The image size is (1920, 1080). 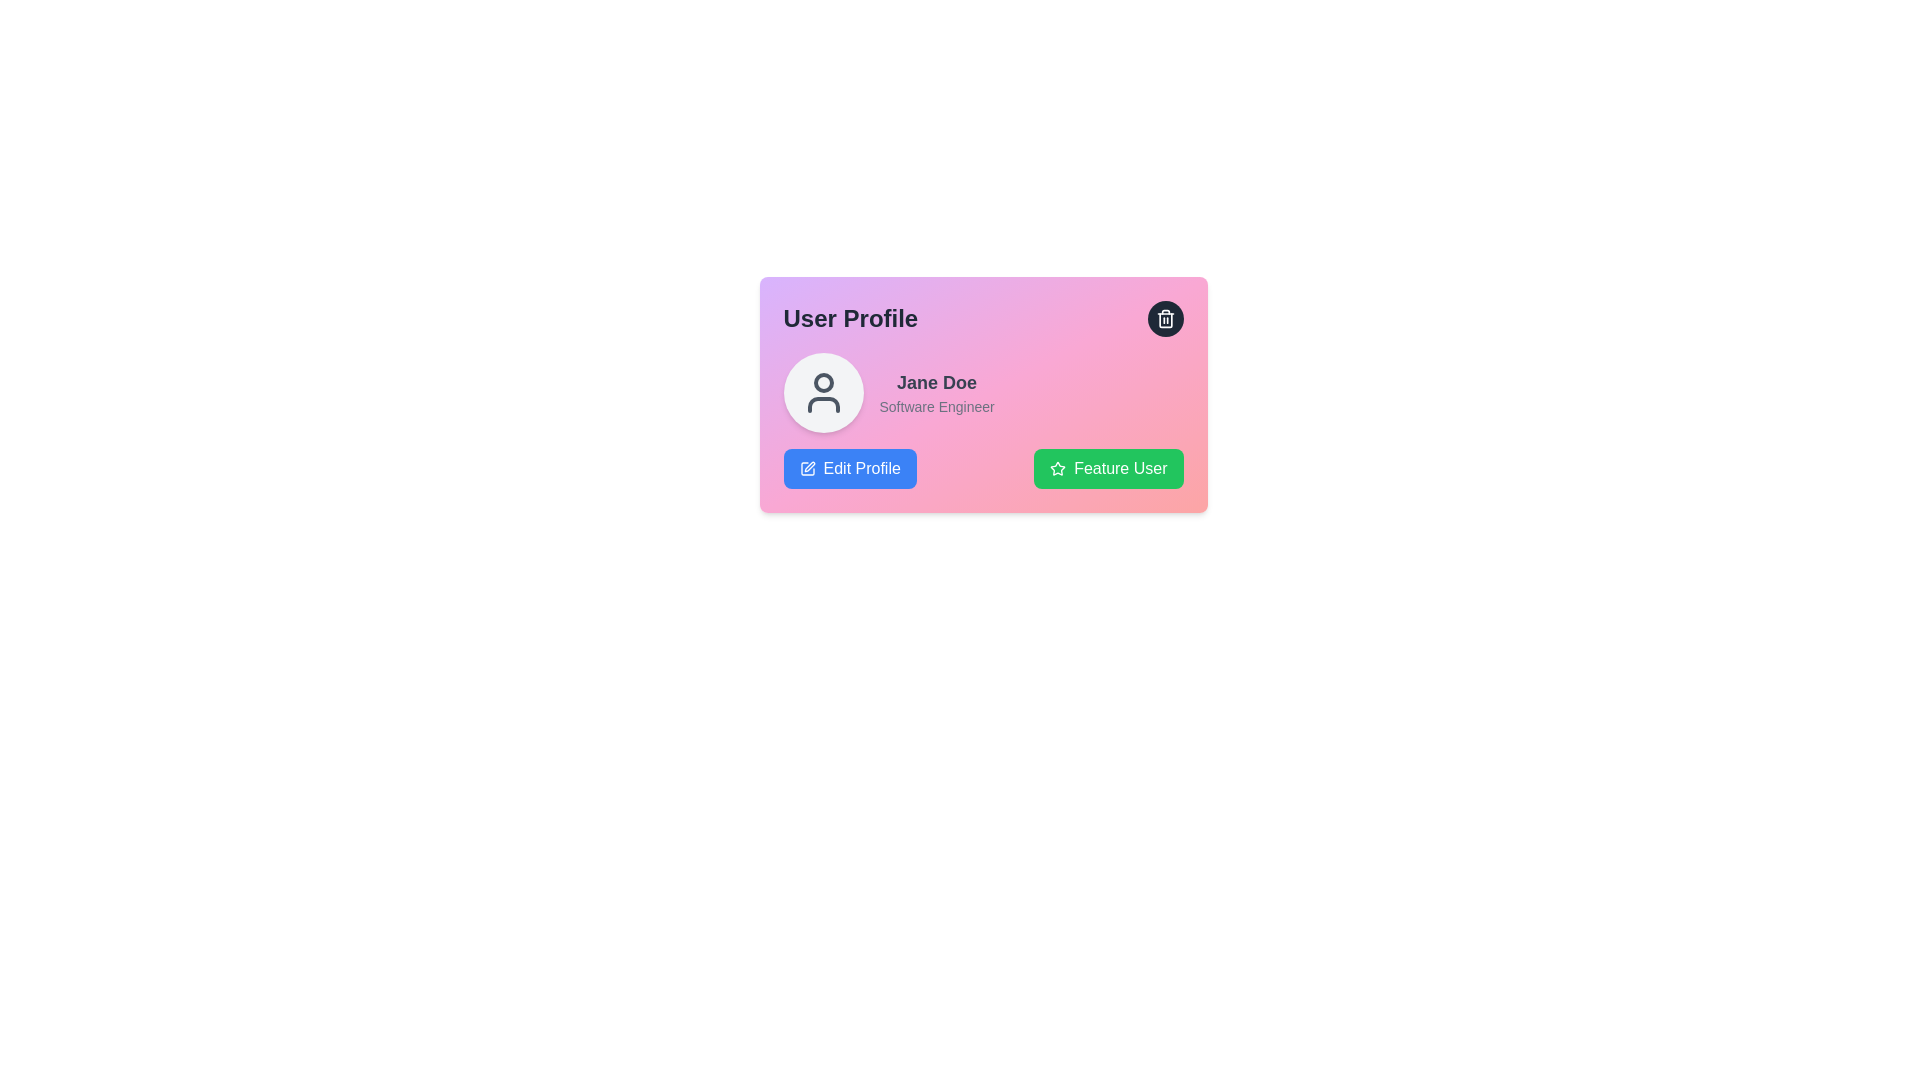 I want to click on the text label indicating the user role for 'Jane Doe', which is positioned below the name in the user profile card, so click(x=936, y=406).